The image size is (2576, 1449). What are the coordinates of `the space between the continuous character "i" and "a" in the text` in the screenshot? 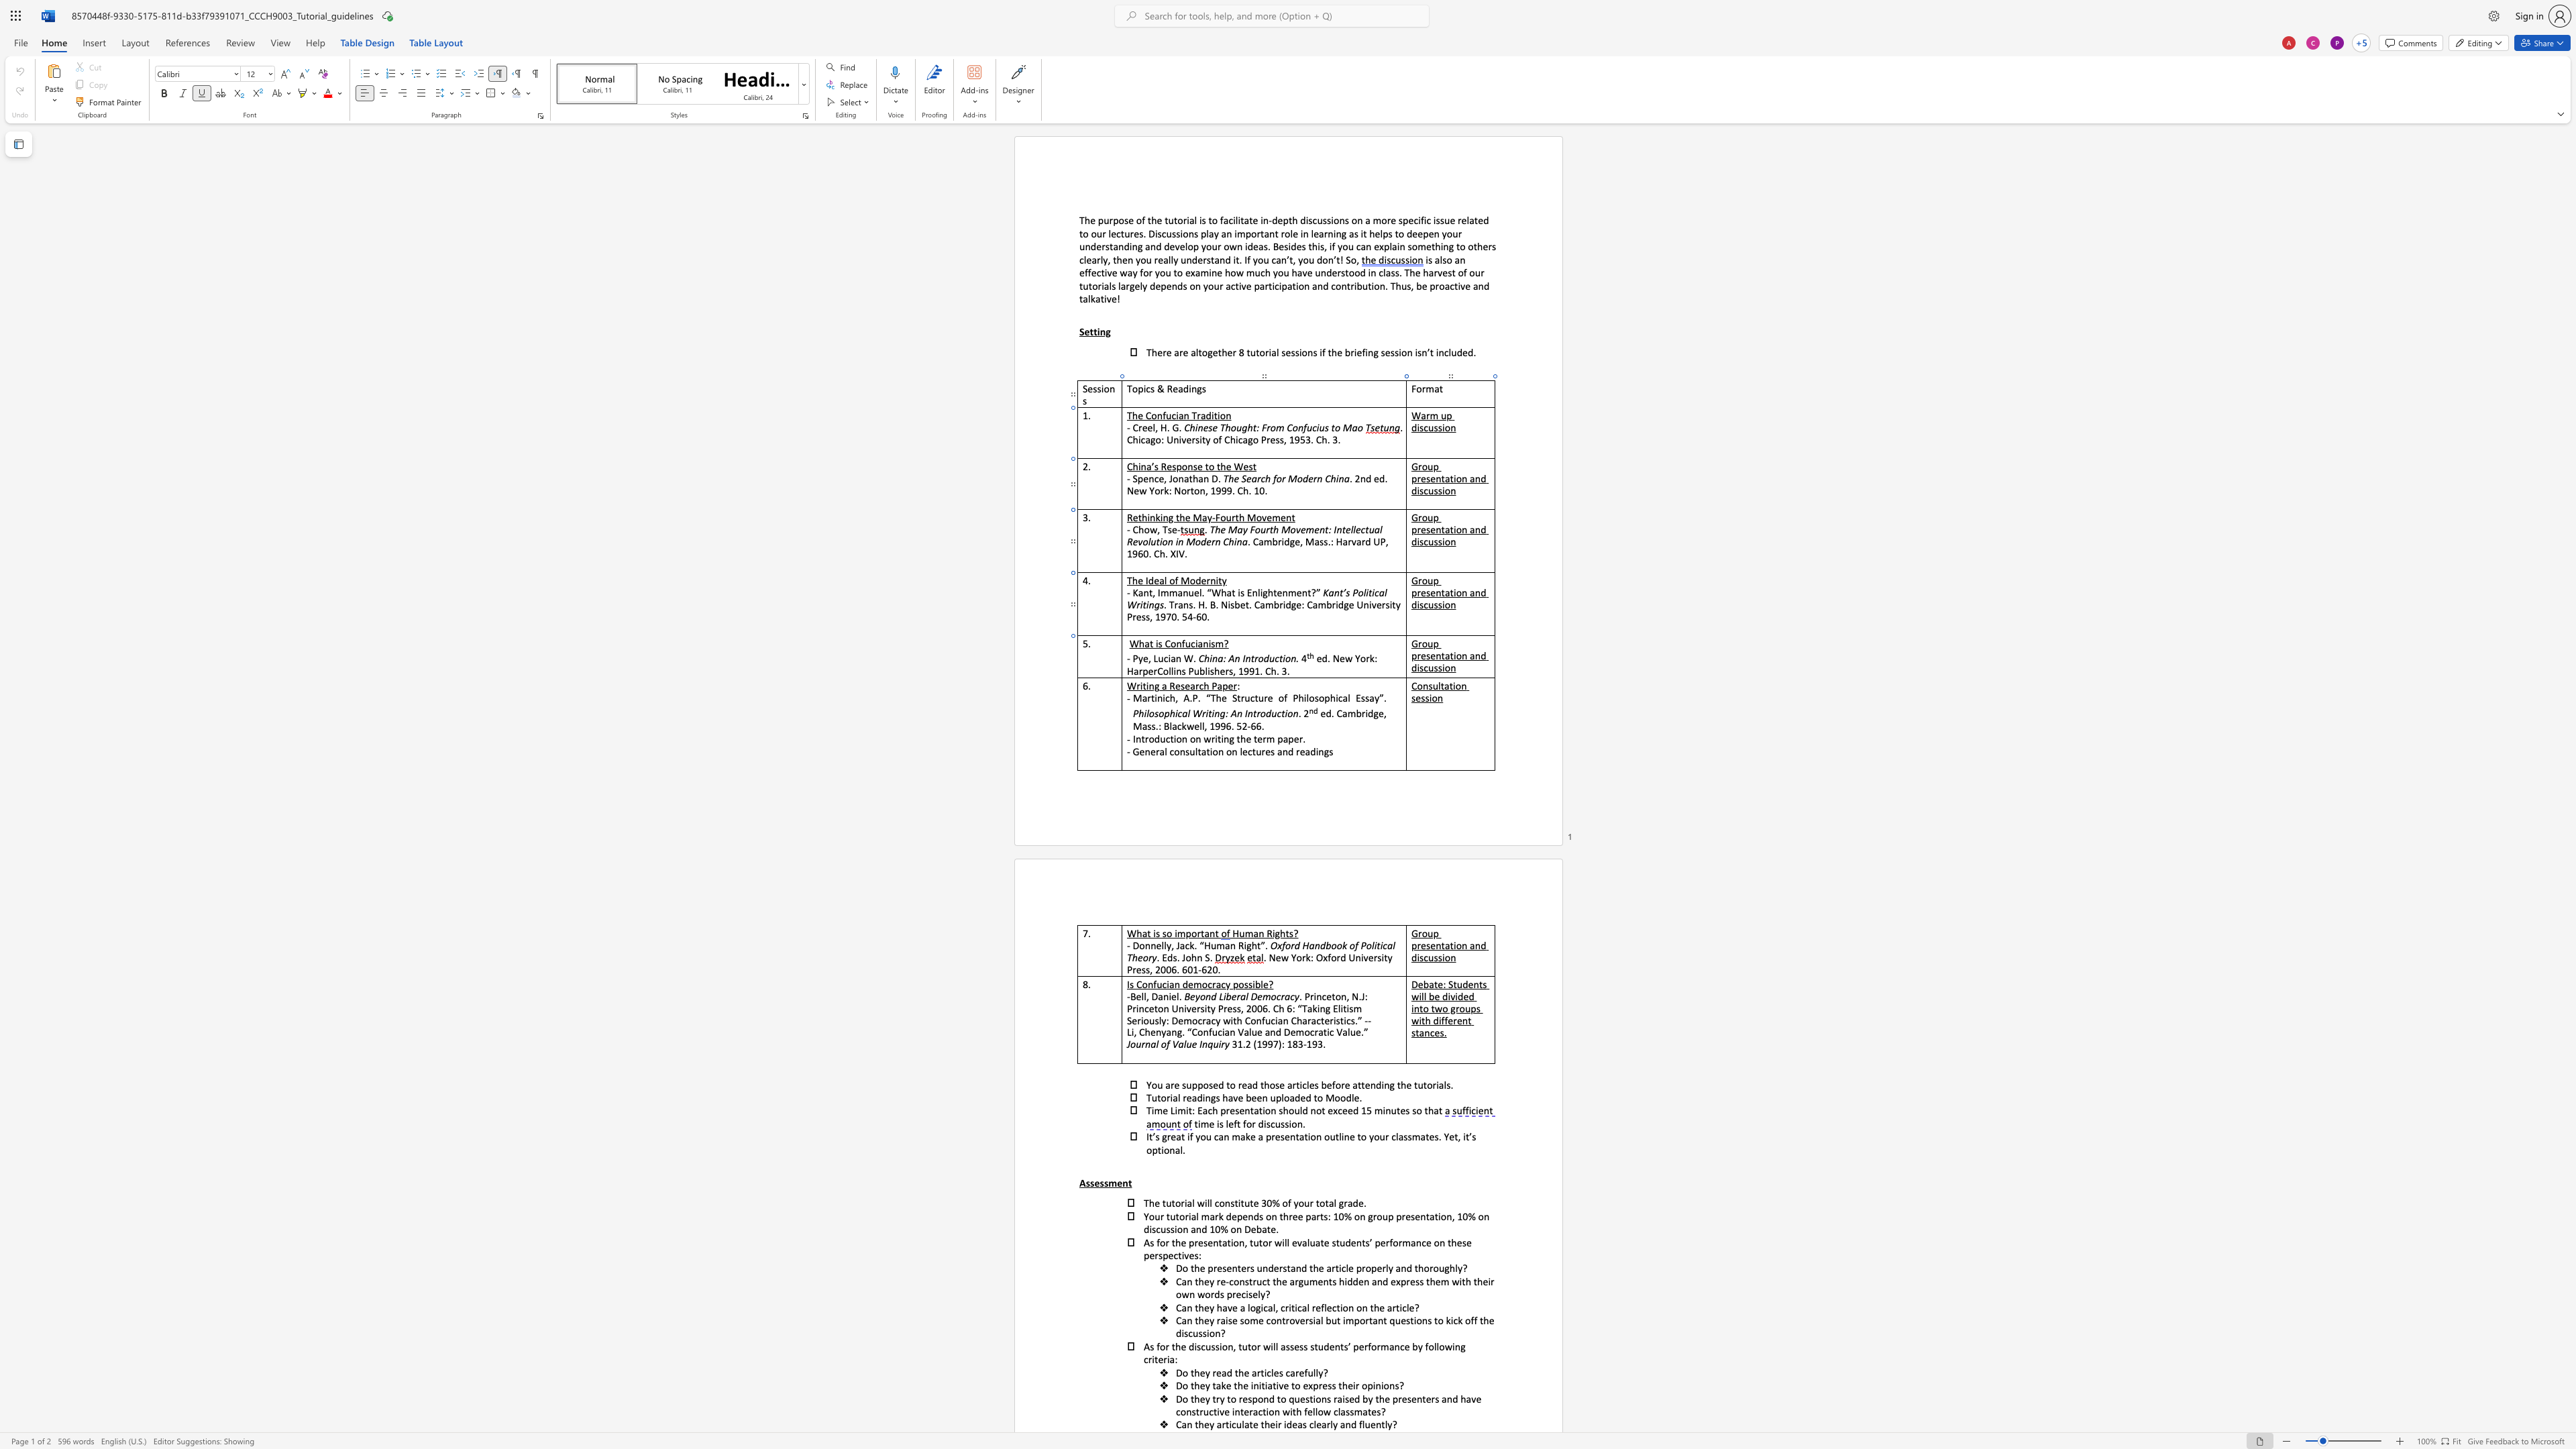 It's located at (1197, 643).